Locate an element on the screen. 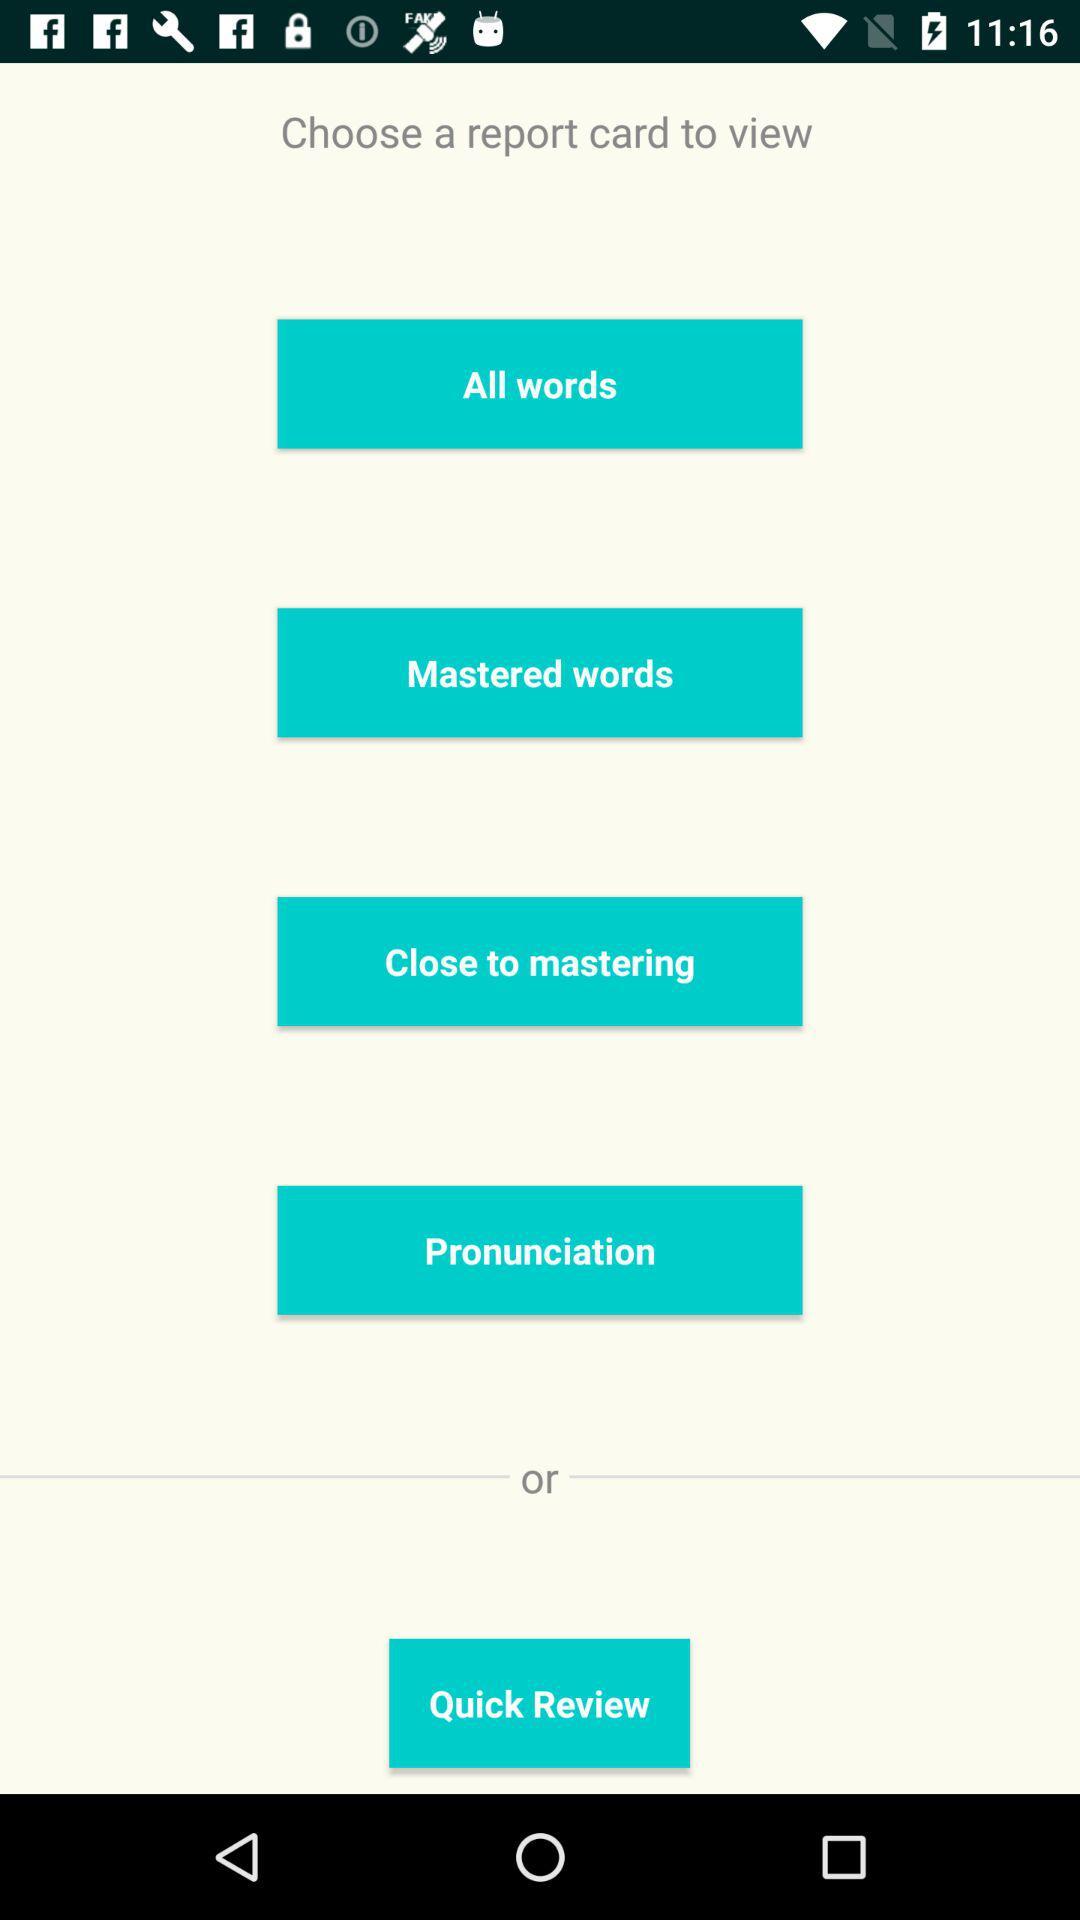 The width and height of the screenshot is (1080, 1920). mastered words item is located at coordinates (540, 672).